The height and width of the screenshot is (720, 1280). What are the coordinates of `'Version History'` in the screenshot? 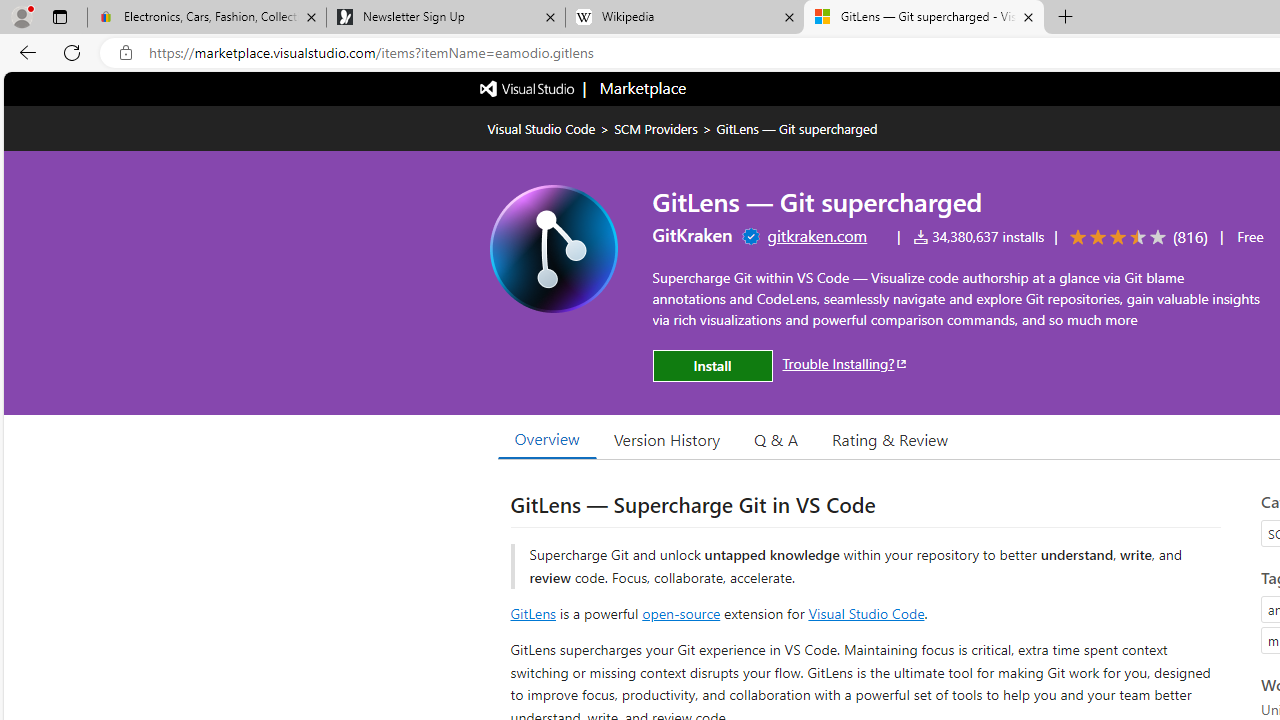 It's located at (667, 438).